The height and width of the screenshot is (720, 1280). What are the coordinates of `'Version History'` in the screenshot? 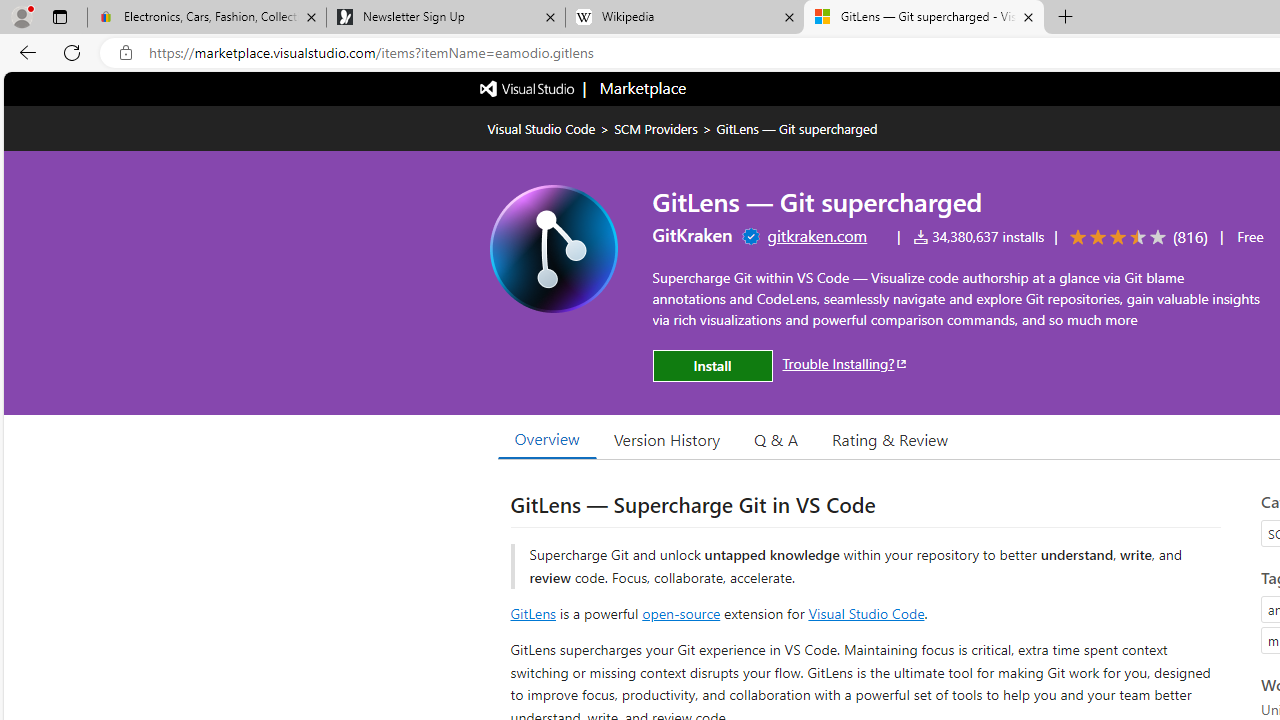 It's located at (667, 438).